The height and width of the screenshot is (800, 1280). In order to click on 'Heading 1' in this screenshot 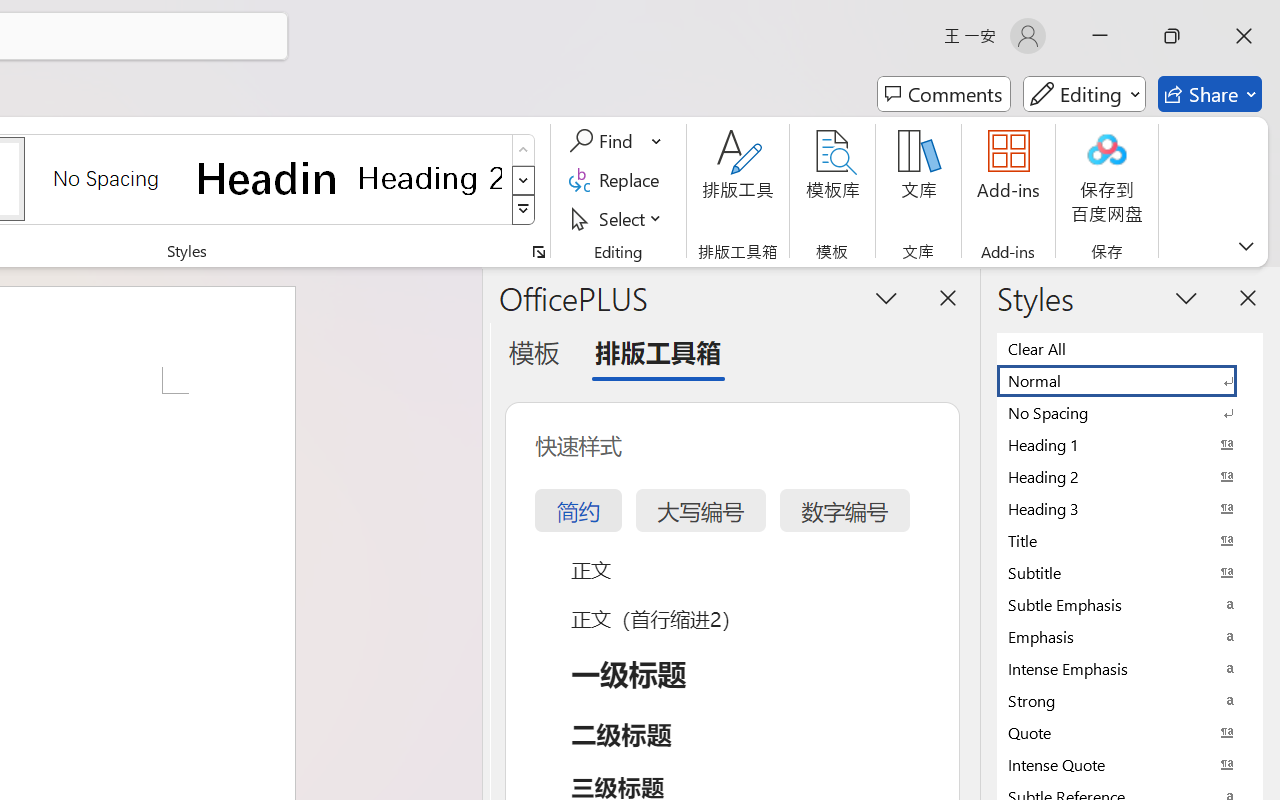, I will do `click(267, 177)`.